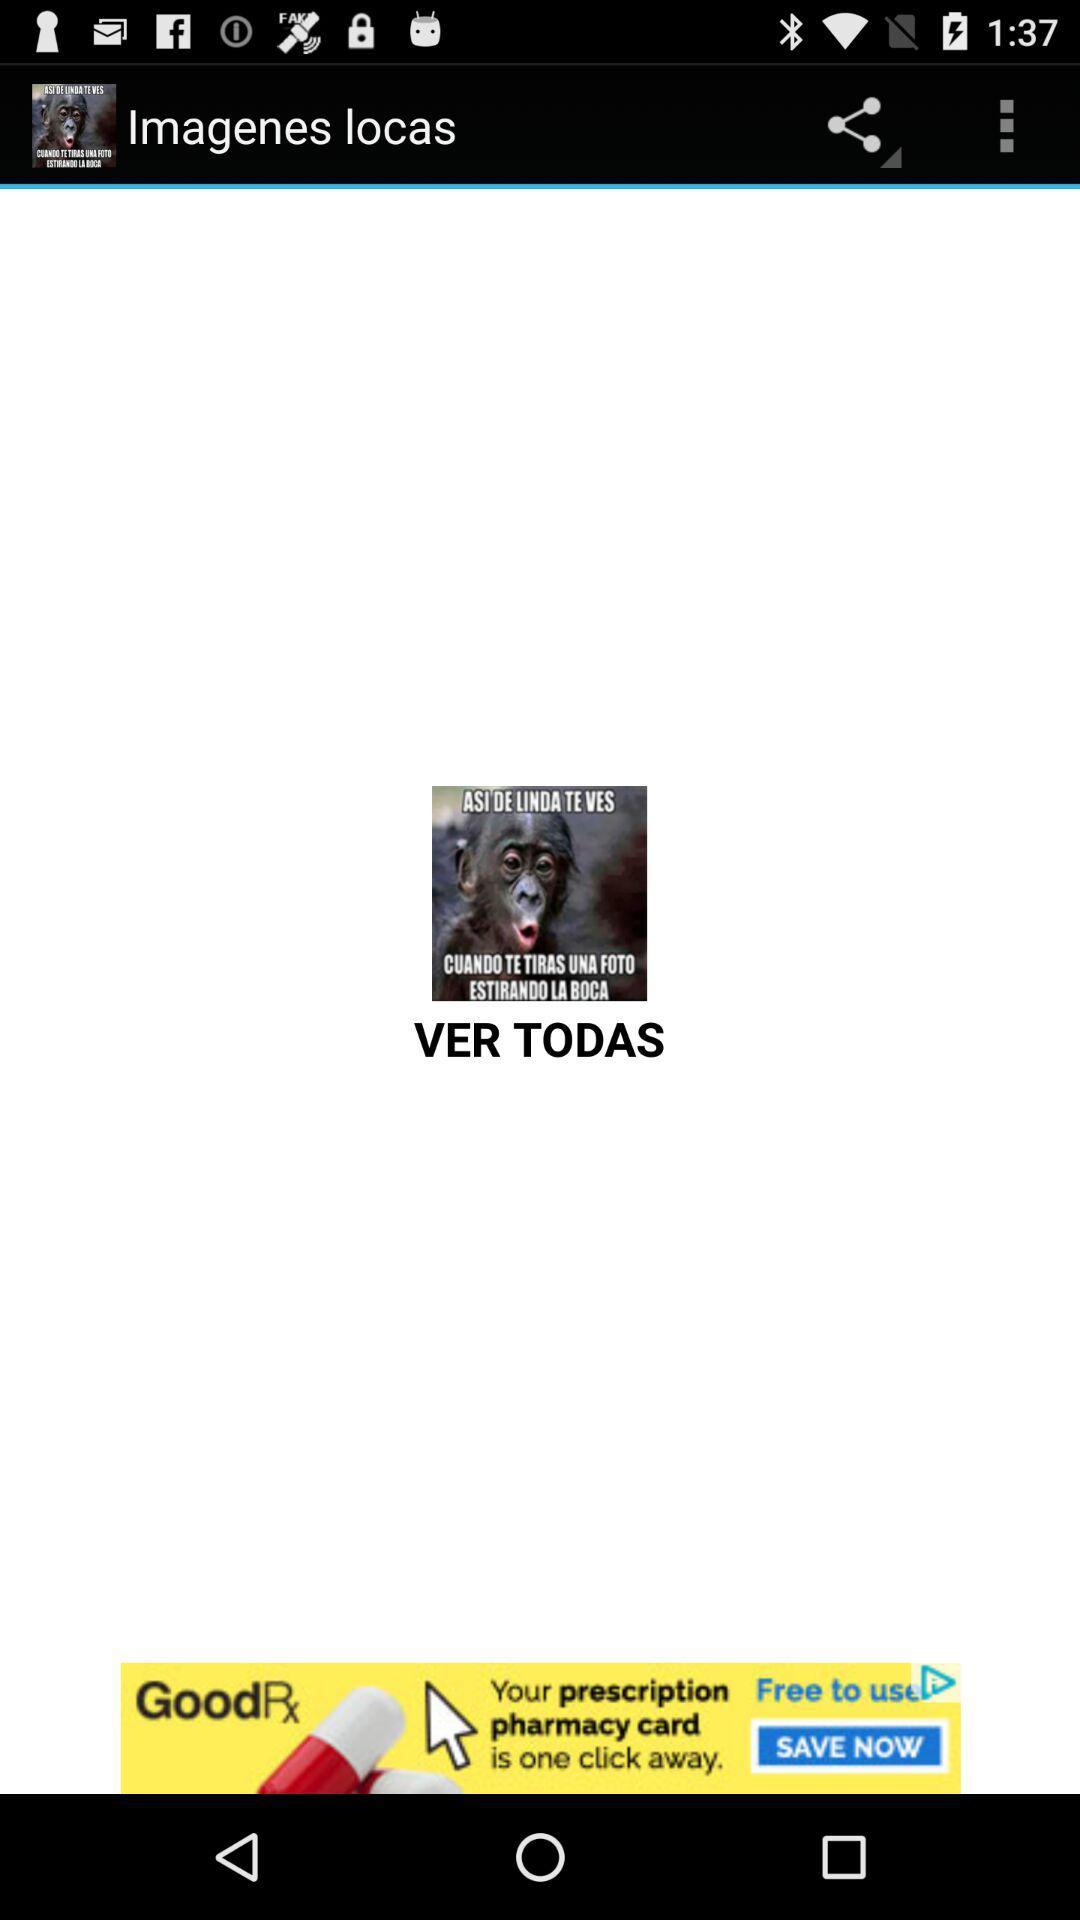 The image size is (1080, 1920). What do you see at coordinates (540, 1727) in the screenshot?
I see `advertisement option` at bounding box center [540, 1727].